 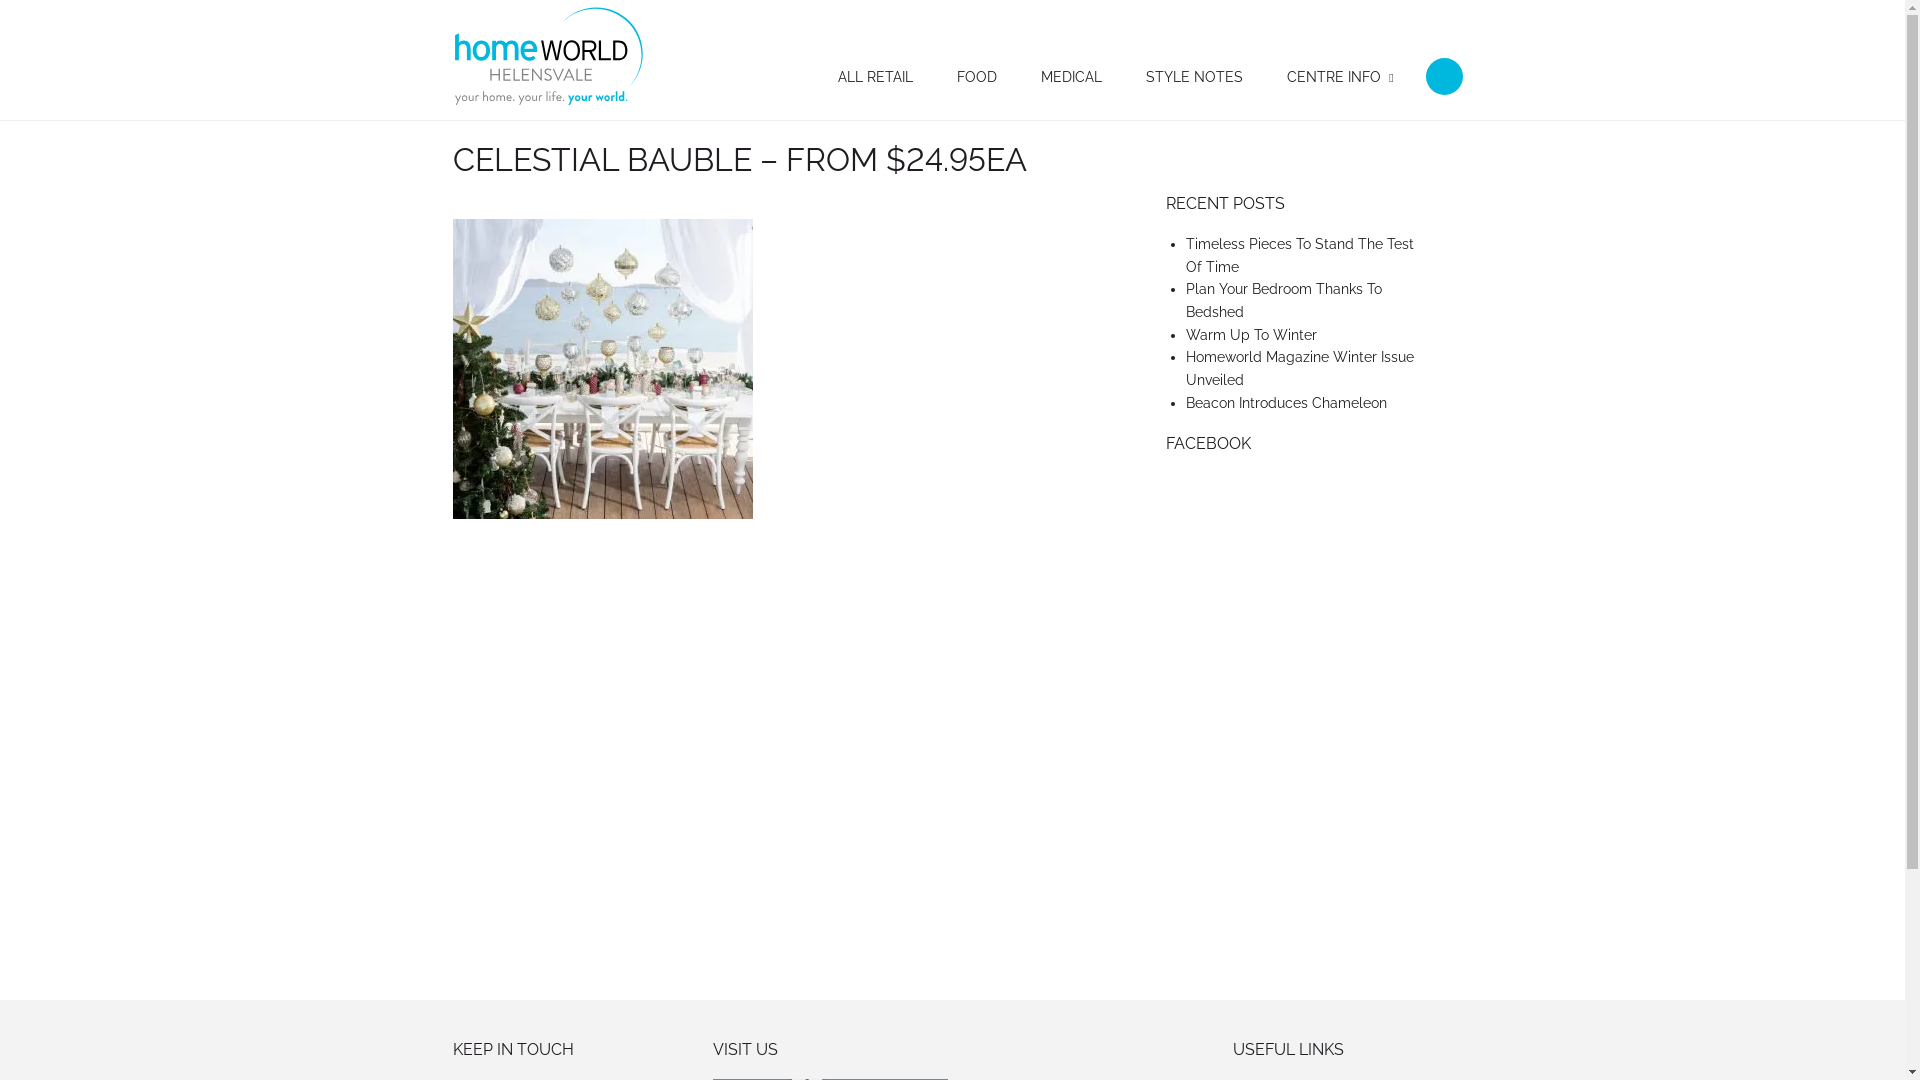 What do you see at coordinates (875, 76) in the screenshot?
I see `'ALL RETAIL'` at bounding box center [875, 76].